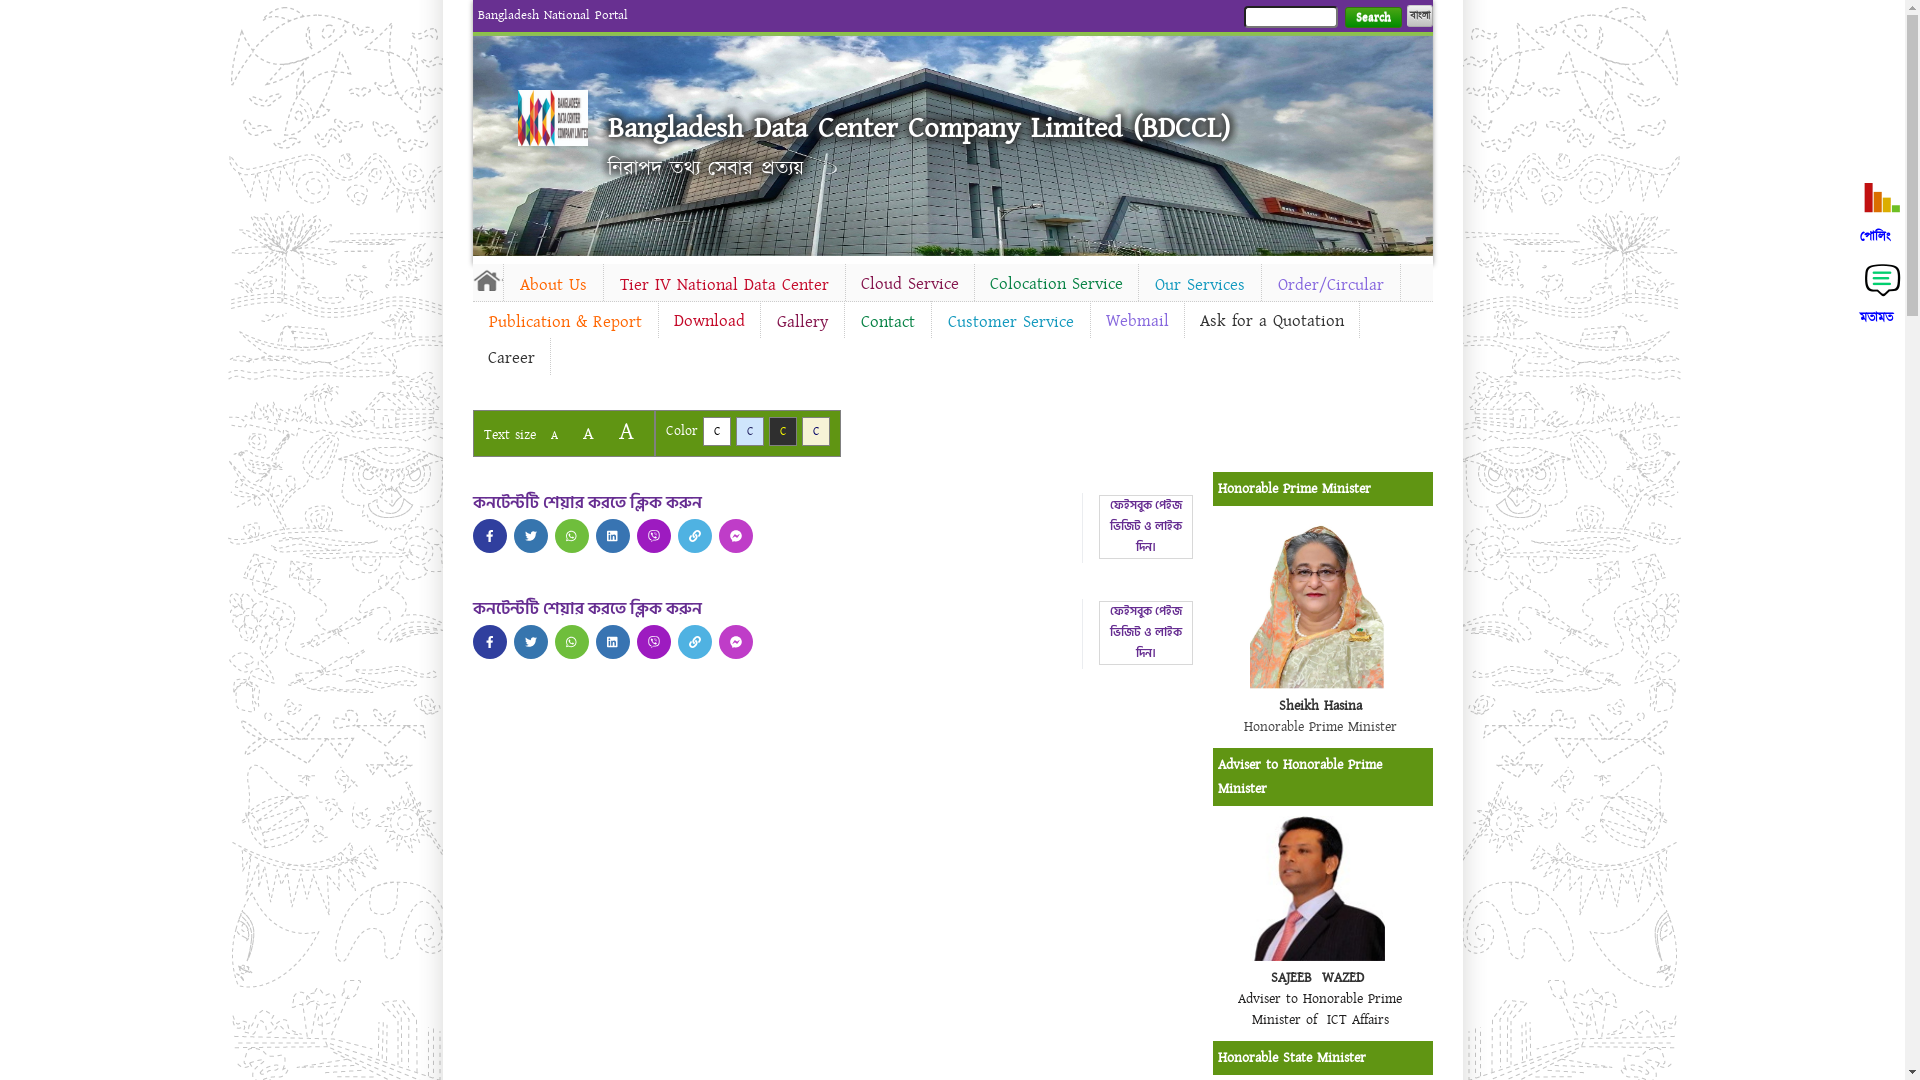  I want to click on 'Bangladesh National Portal', so click(552, 15).